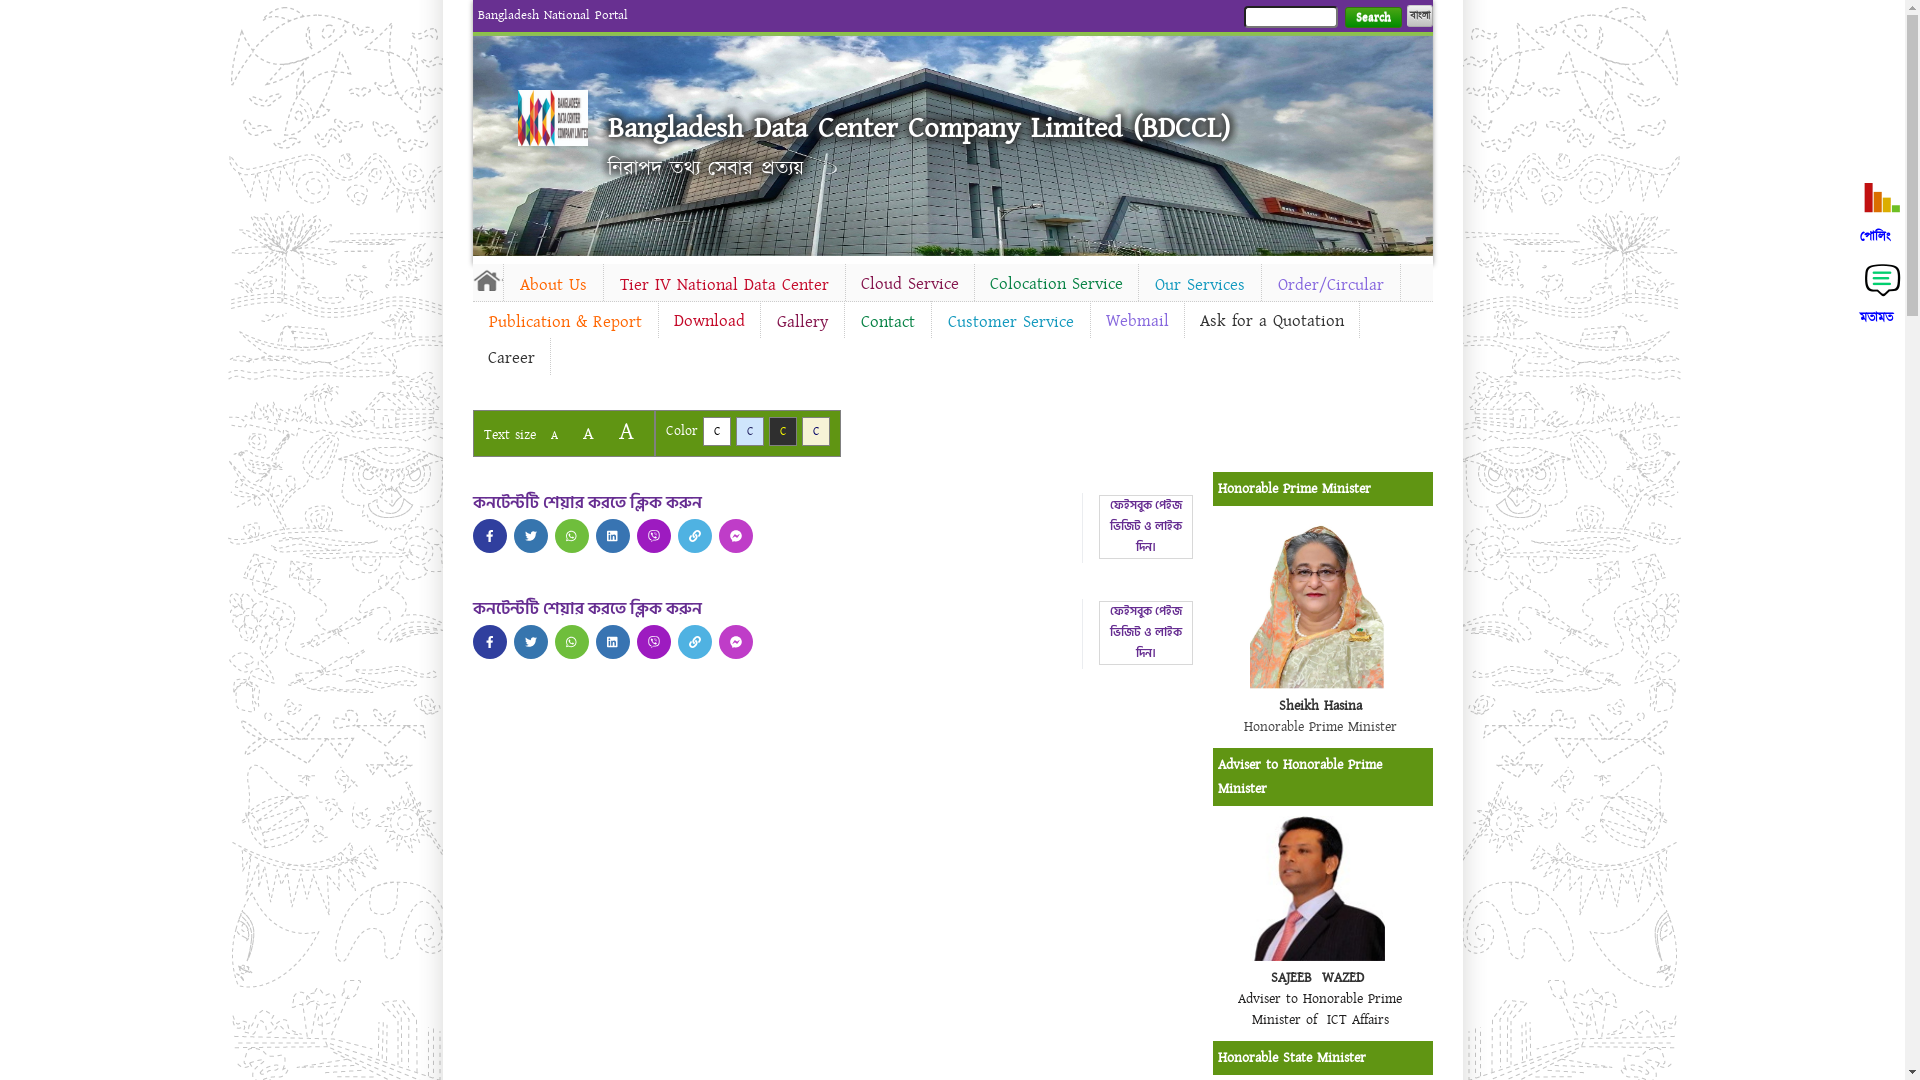  I want to click on 'Bangladesh National Portal', so click(552, 15).